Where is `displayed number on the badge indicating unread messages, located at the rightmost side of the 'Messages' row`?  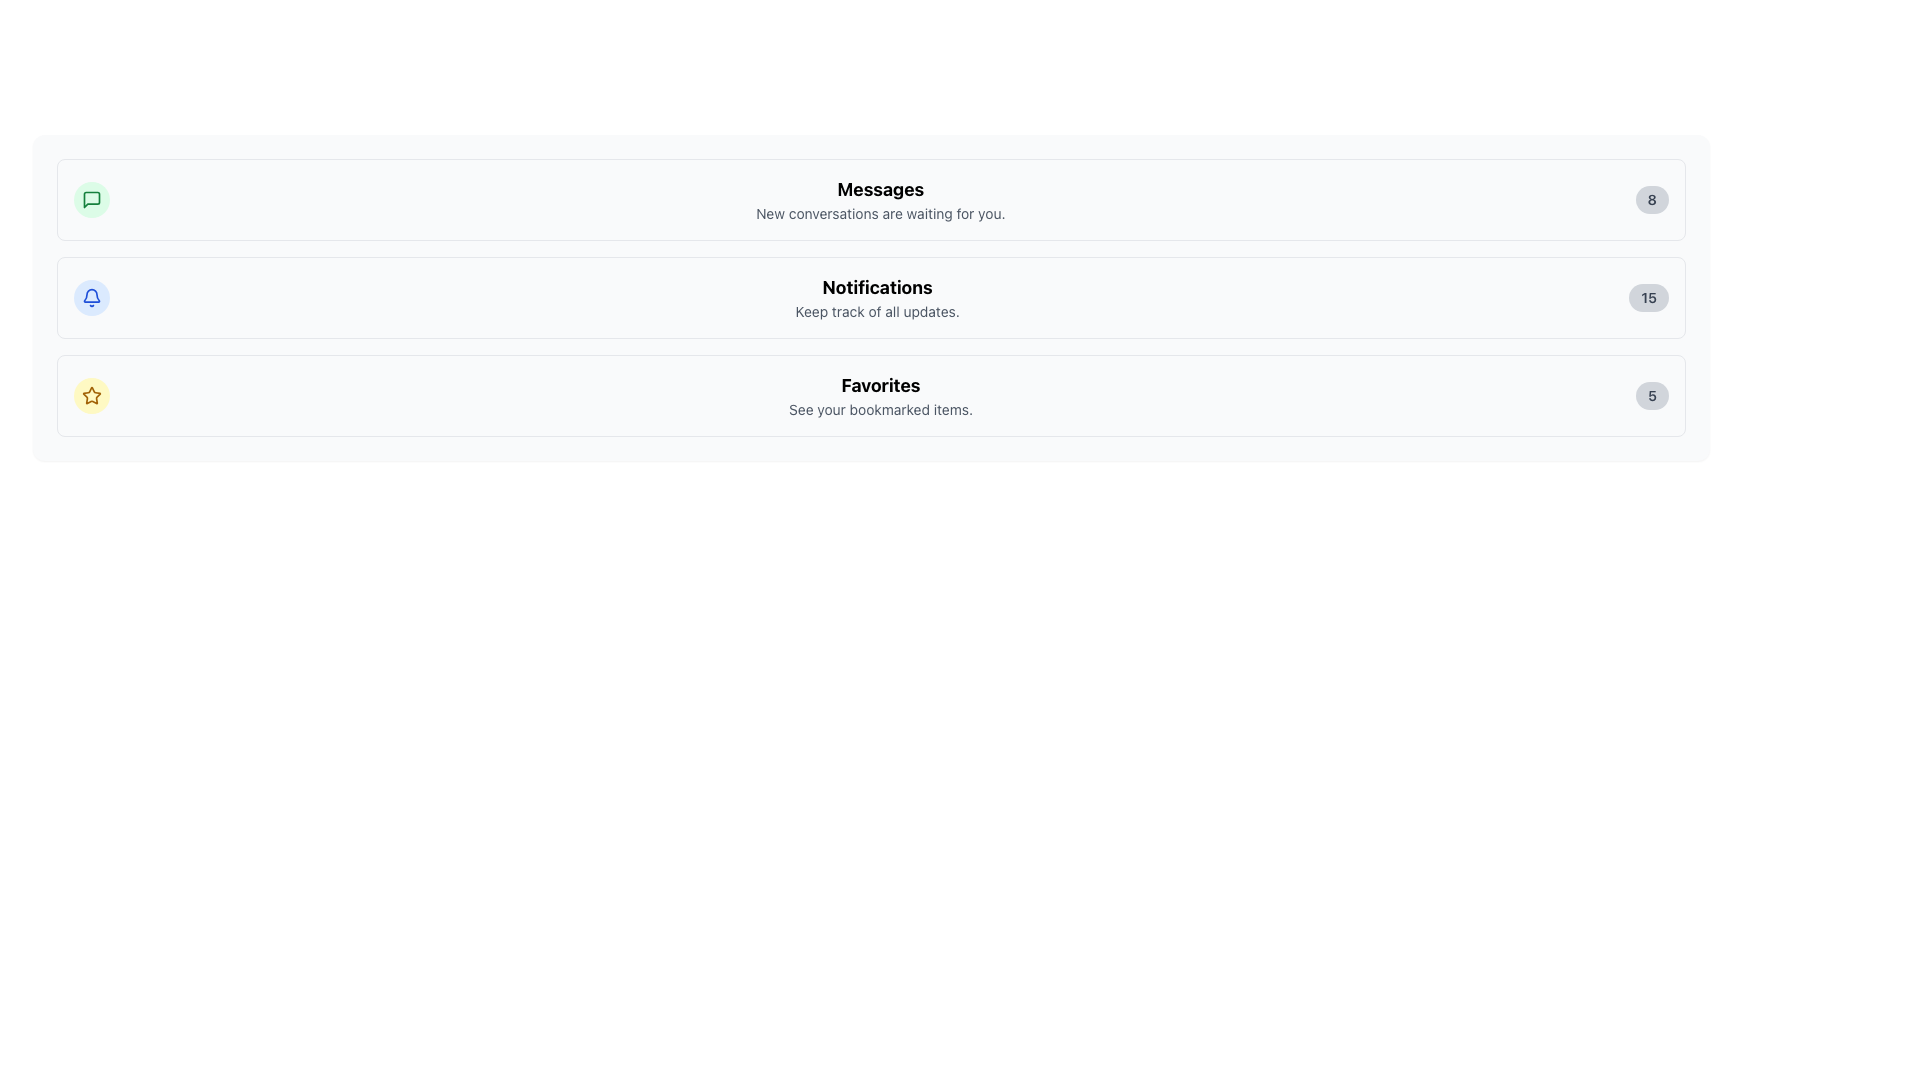 displayed number on the badge indicating unread messages, located at the rightmost side of the 'Messages' row is located at coordinates (1652, 200).